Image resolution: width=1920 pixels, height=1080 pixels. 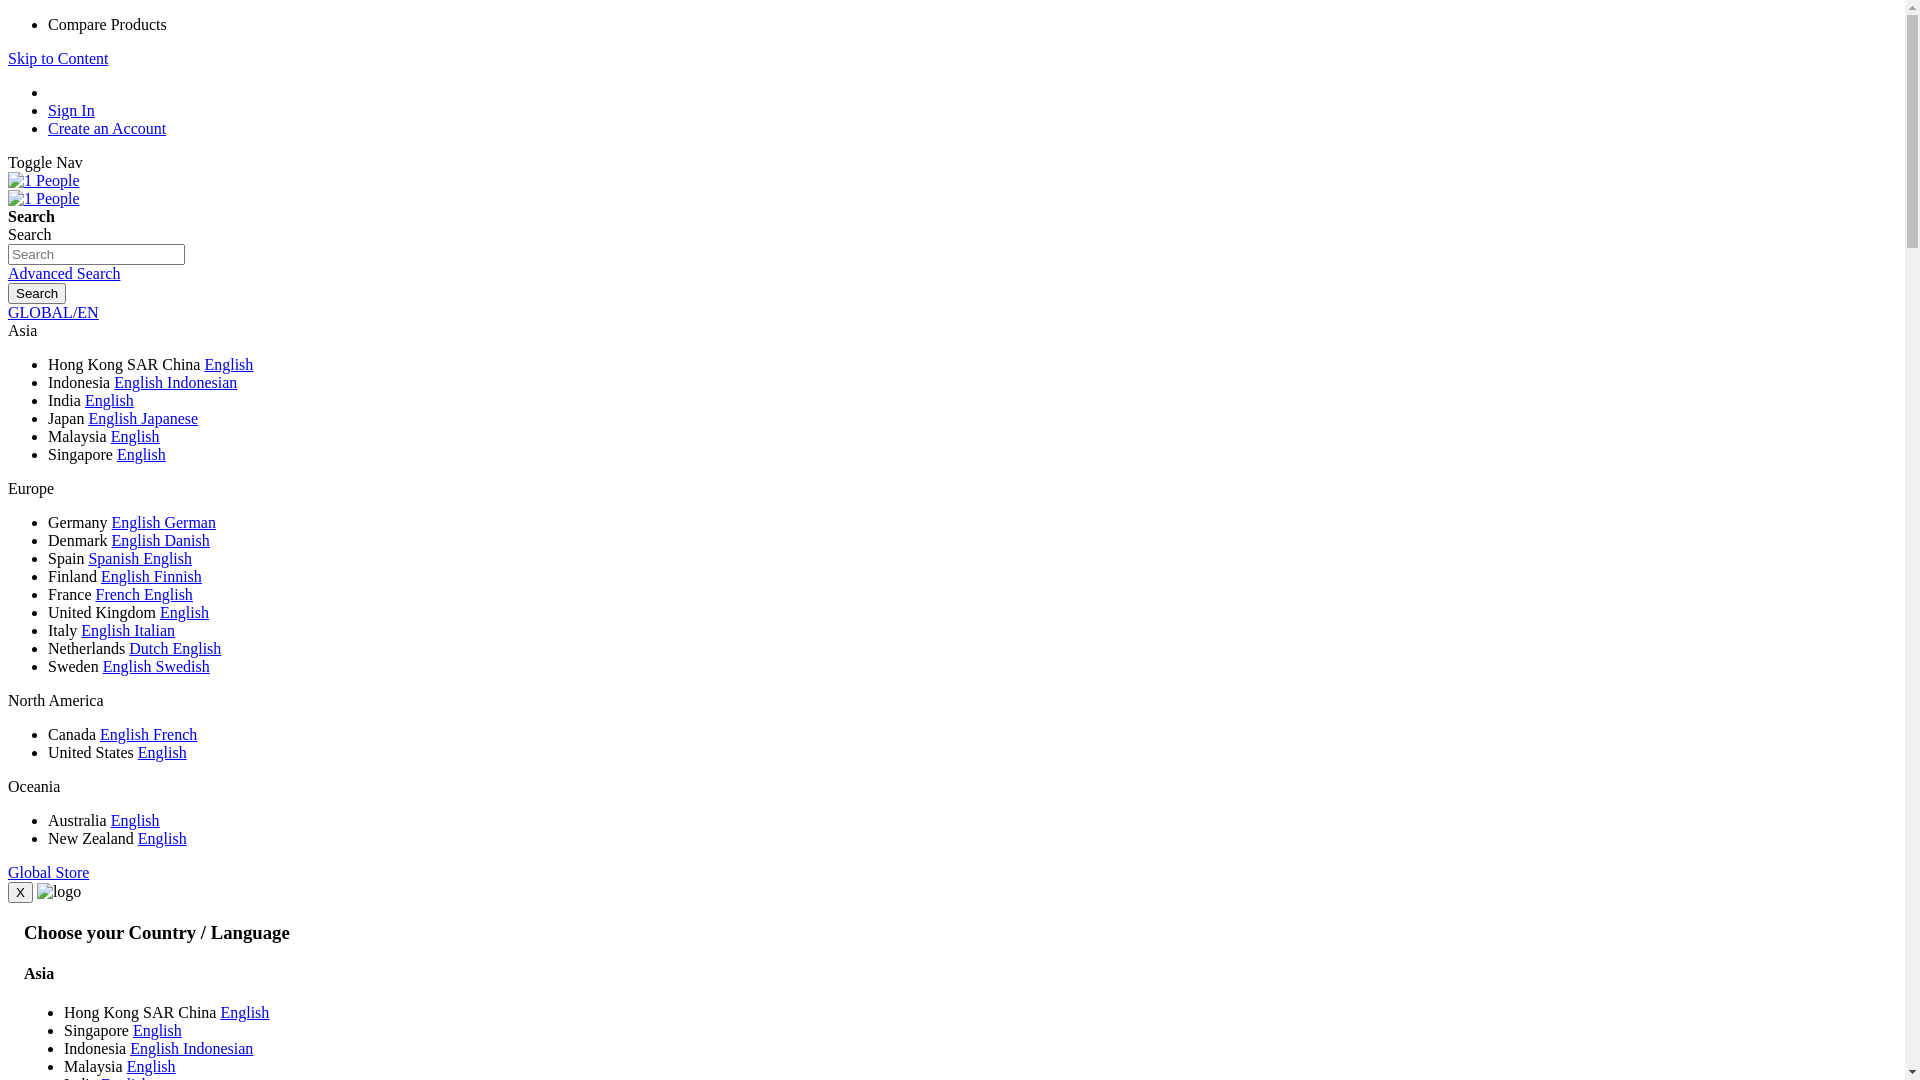 What do you see at coordinates (48, 871) in the screenshot?
I see `'Global Store'` at bounding box center [48, 871].